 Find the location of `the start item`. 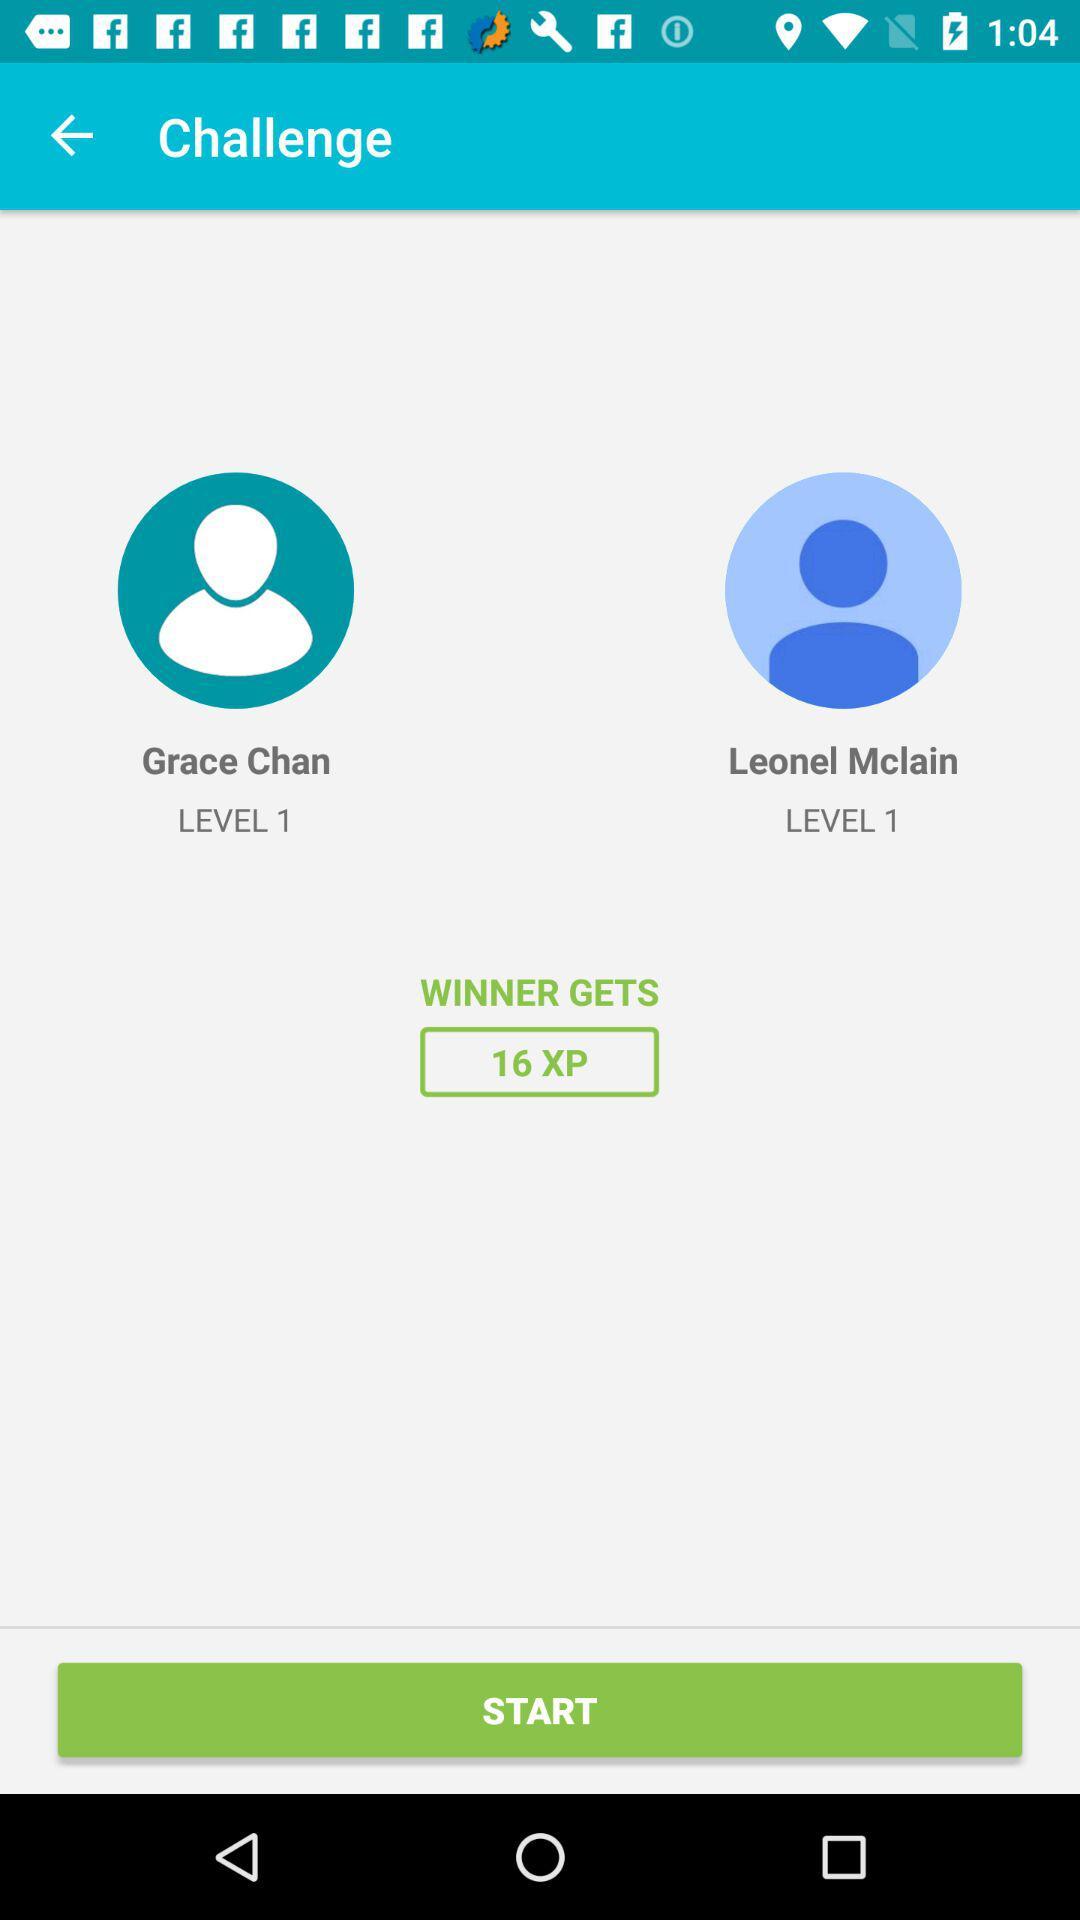

the start item is located at coordinates (540, 1708).